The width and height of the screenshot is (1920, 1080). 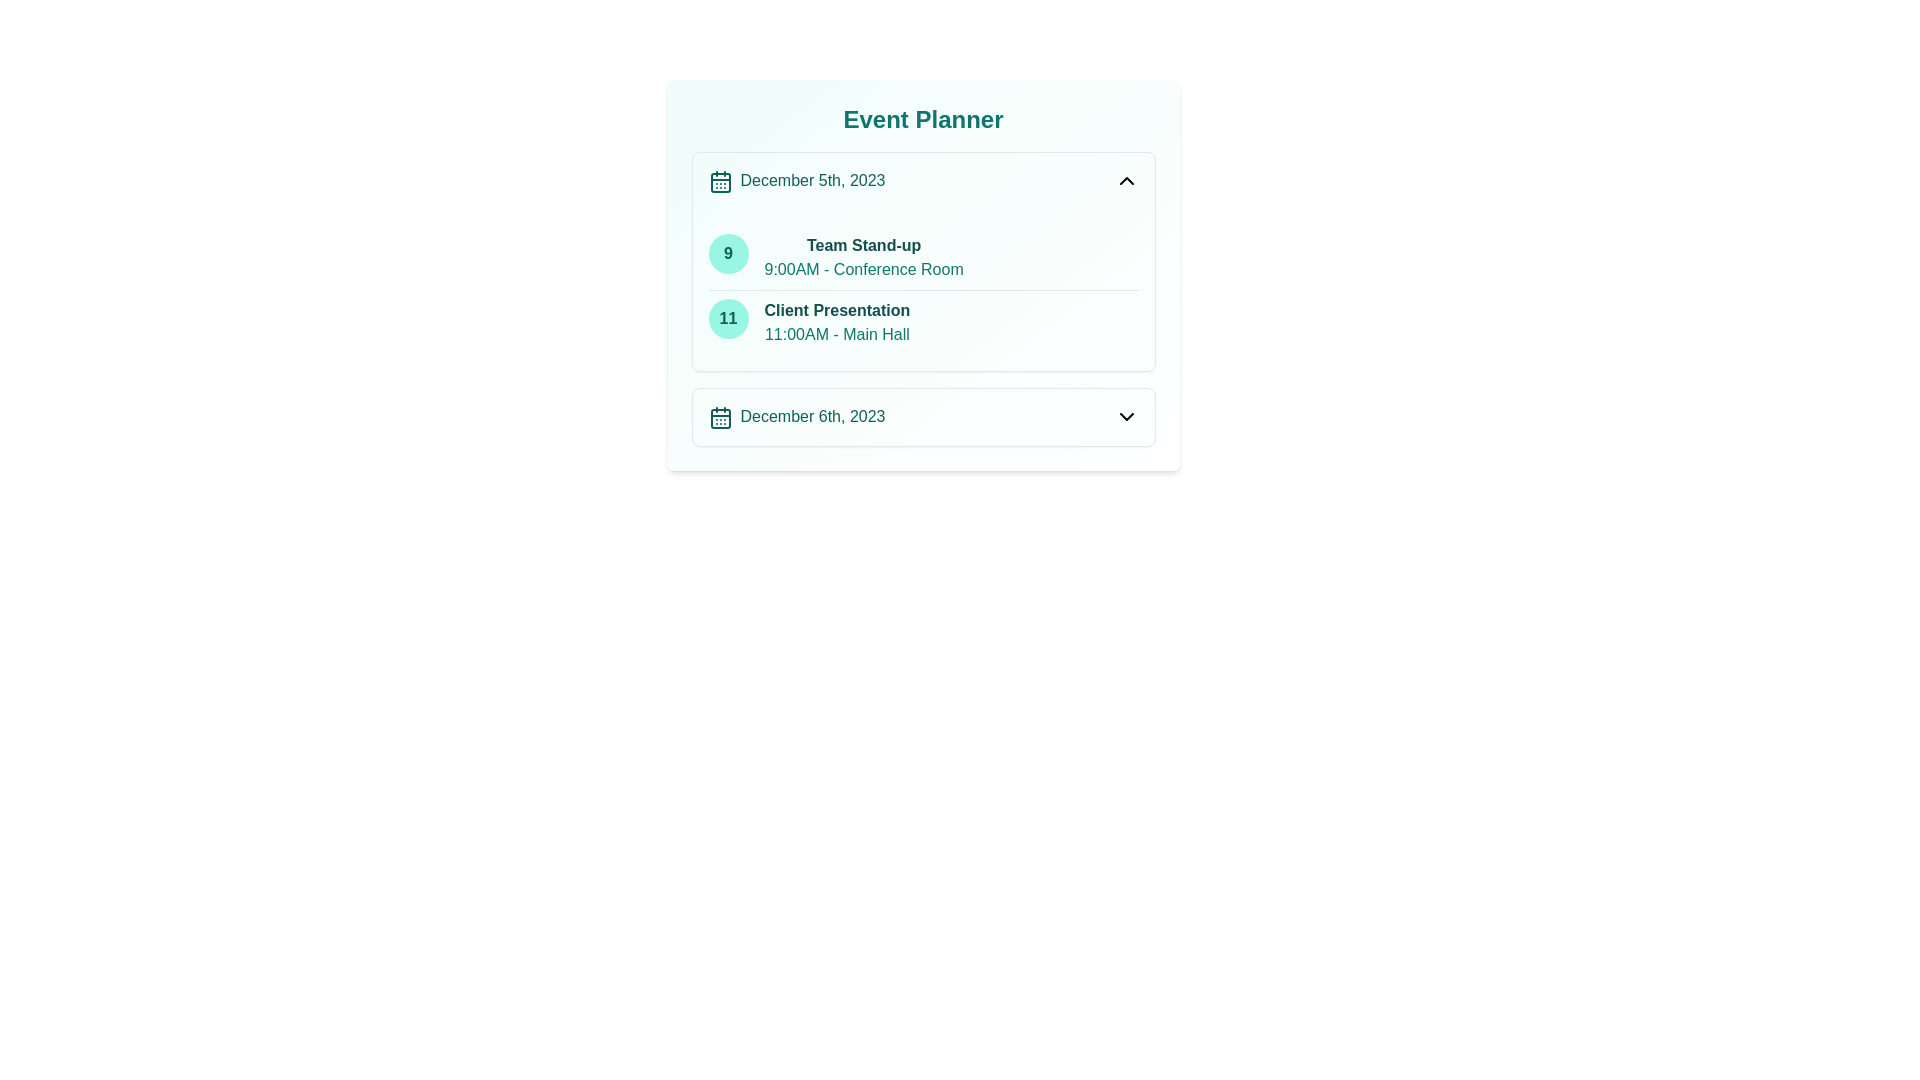 What do you see at coordinates (763, 244) in the screenshot?
I see `the text 'Team Stand-up' for copying` at bounding box center [763, 244].